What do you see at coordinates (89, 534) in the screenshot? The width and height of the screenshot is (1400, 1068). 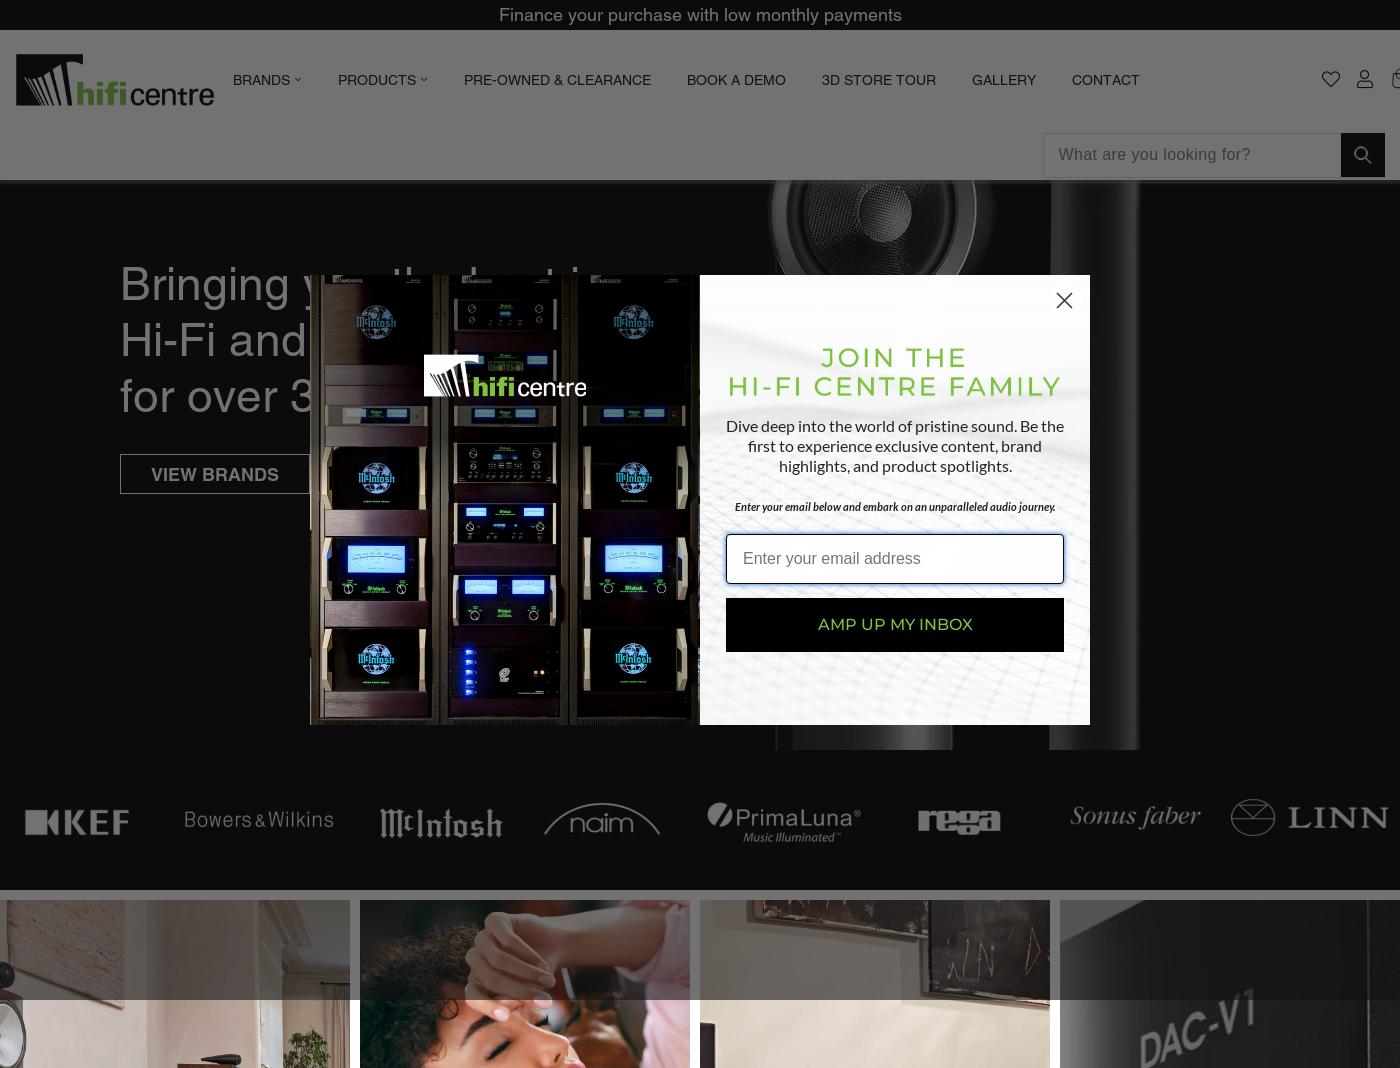 I see `'Classe'` at bounding box center [89, 534].